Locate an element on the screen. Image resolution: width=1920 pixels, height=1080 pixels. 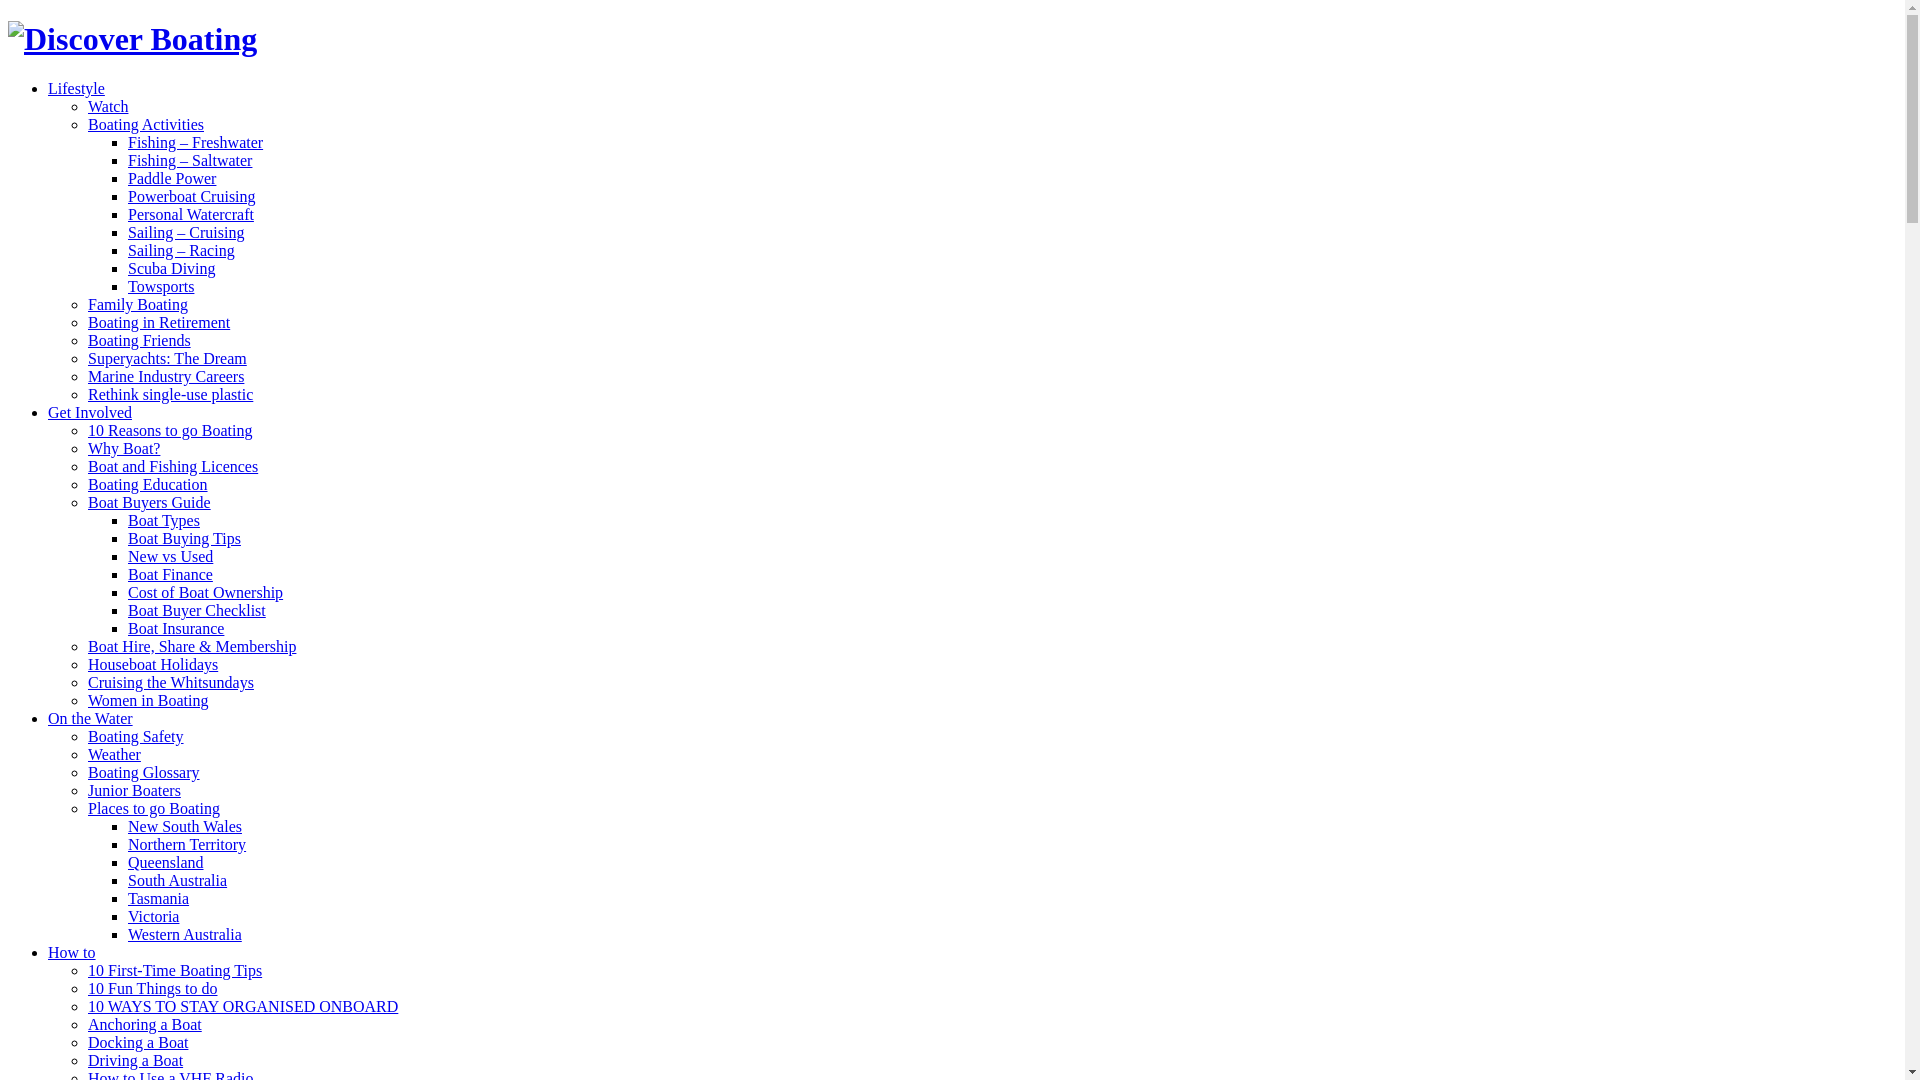
'Powerboat Cruising' is located at coordinates (192, 196).